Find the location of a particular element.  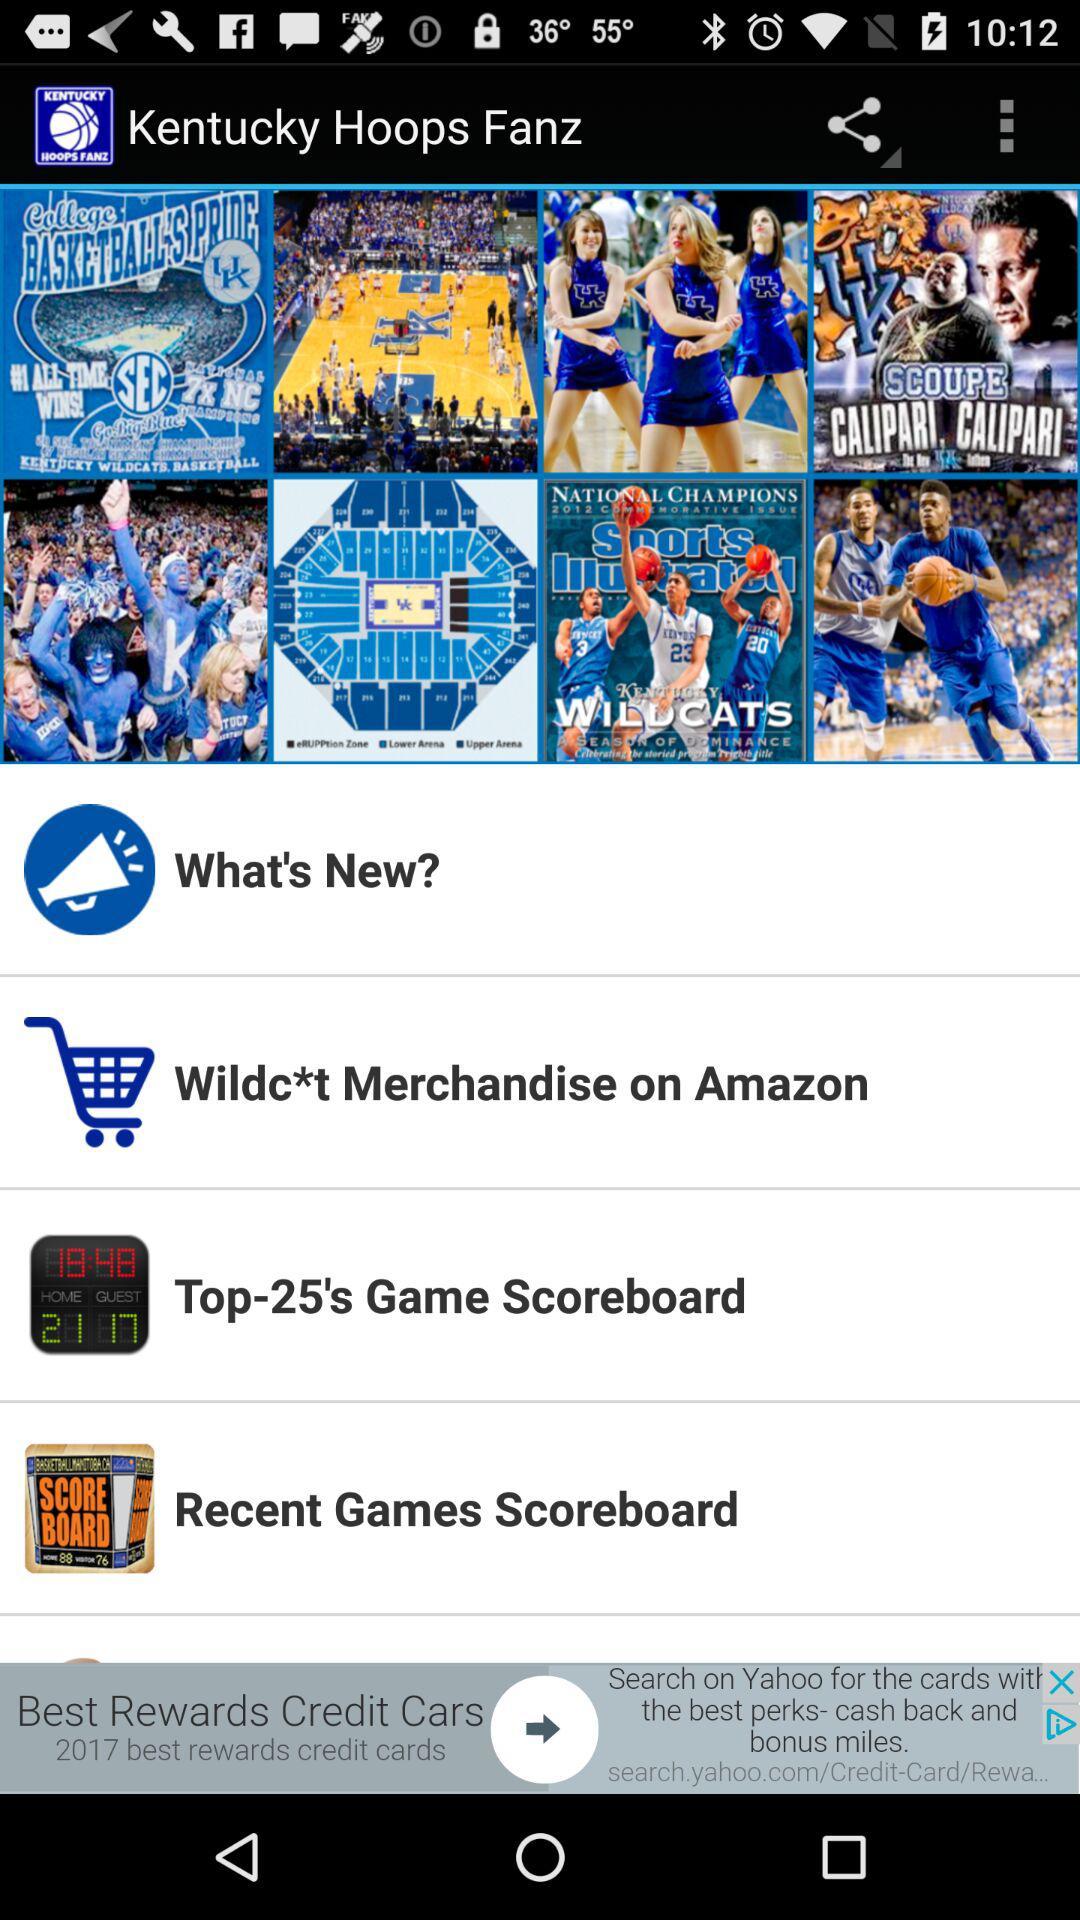

banner advertisement is located at coordinates (540, 1727).